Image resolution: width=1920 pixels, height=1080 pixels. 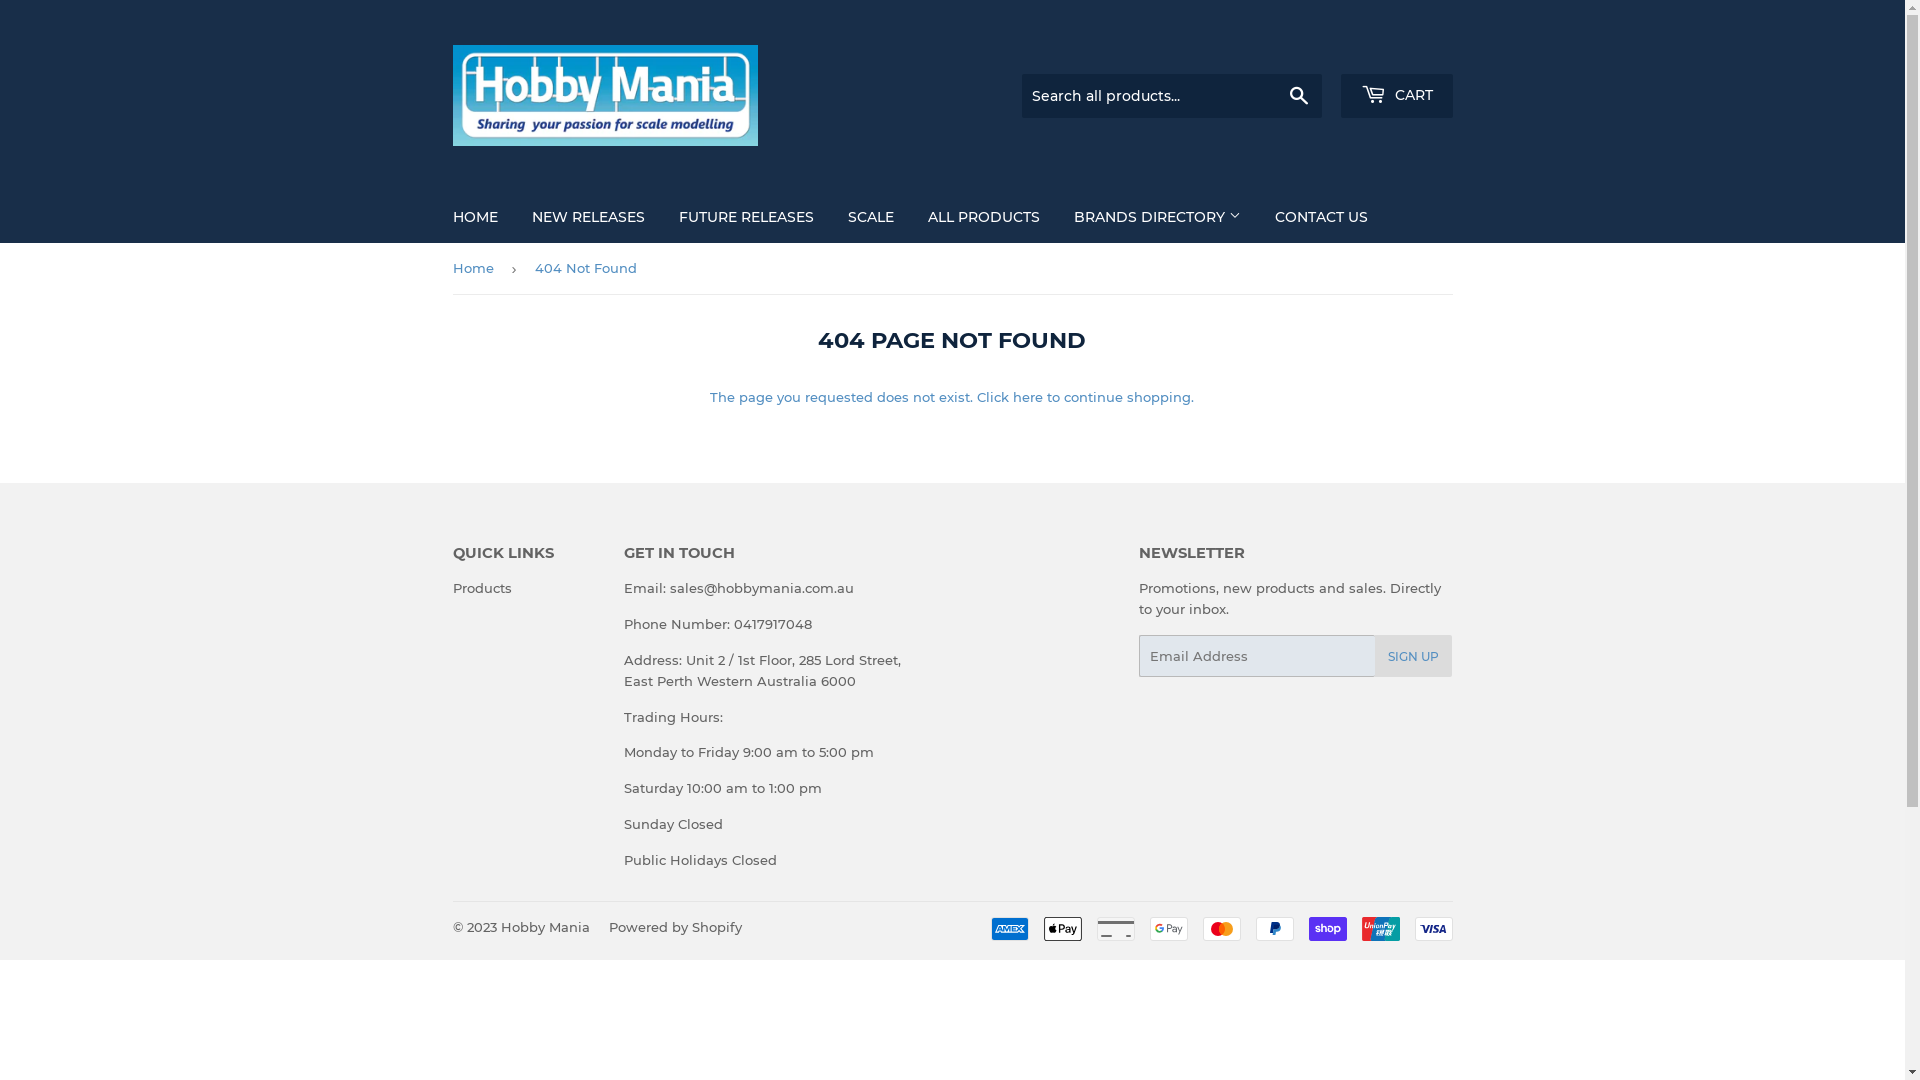 I want to click on 'BRANDS DIRECTORY', so click(x=1156, y=216).